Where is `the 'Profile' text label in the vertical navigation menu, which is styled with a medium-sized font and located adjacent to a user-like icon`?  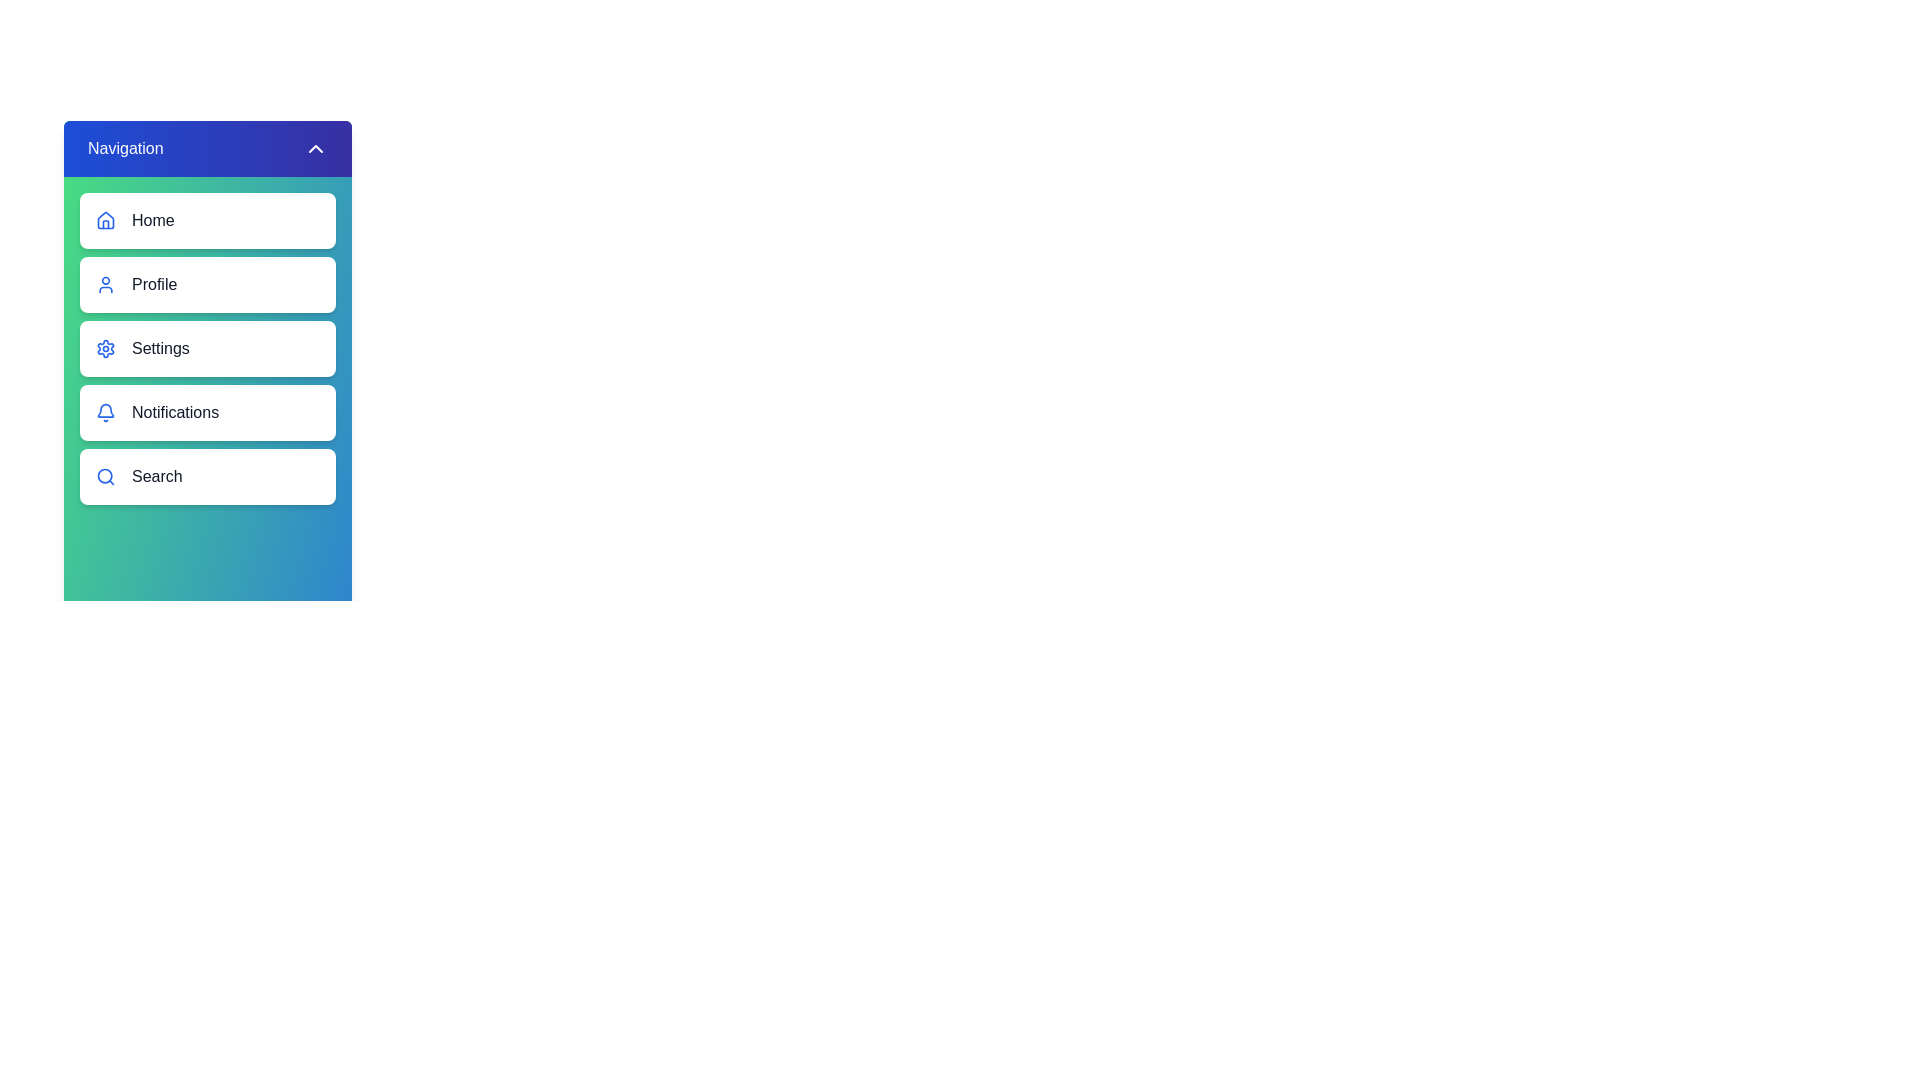
the 'Profile' text label in the vertical navigation menu, which is styled with a medium-sized font and located adjacent to a user-like icon is located at coordinates (153, 285).